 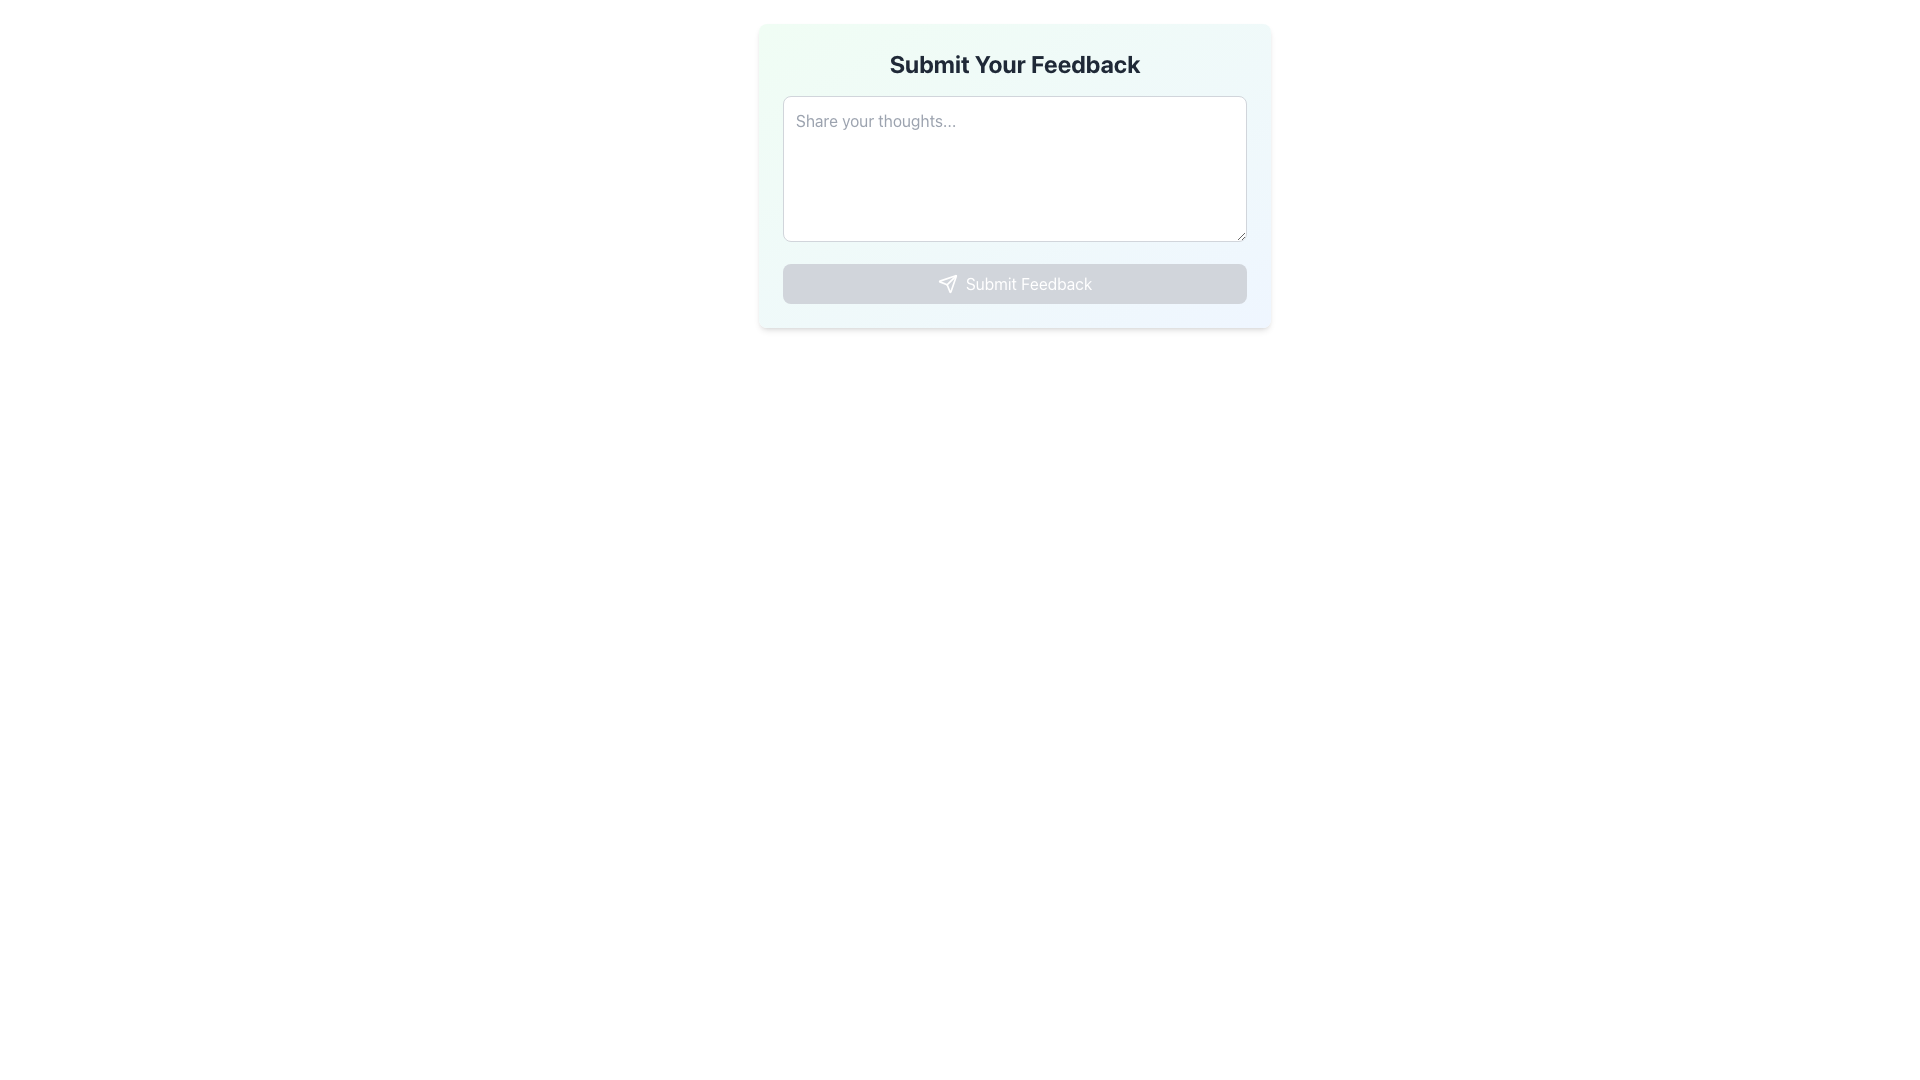 What do you see at coordinates (946, 284) in the screenshot?
I see `the triangular 'send' icon that is part of the 'Submit Feedback' button, located below the input field for feedback` at bounding box center [946, 284].